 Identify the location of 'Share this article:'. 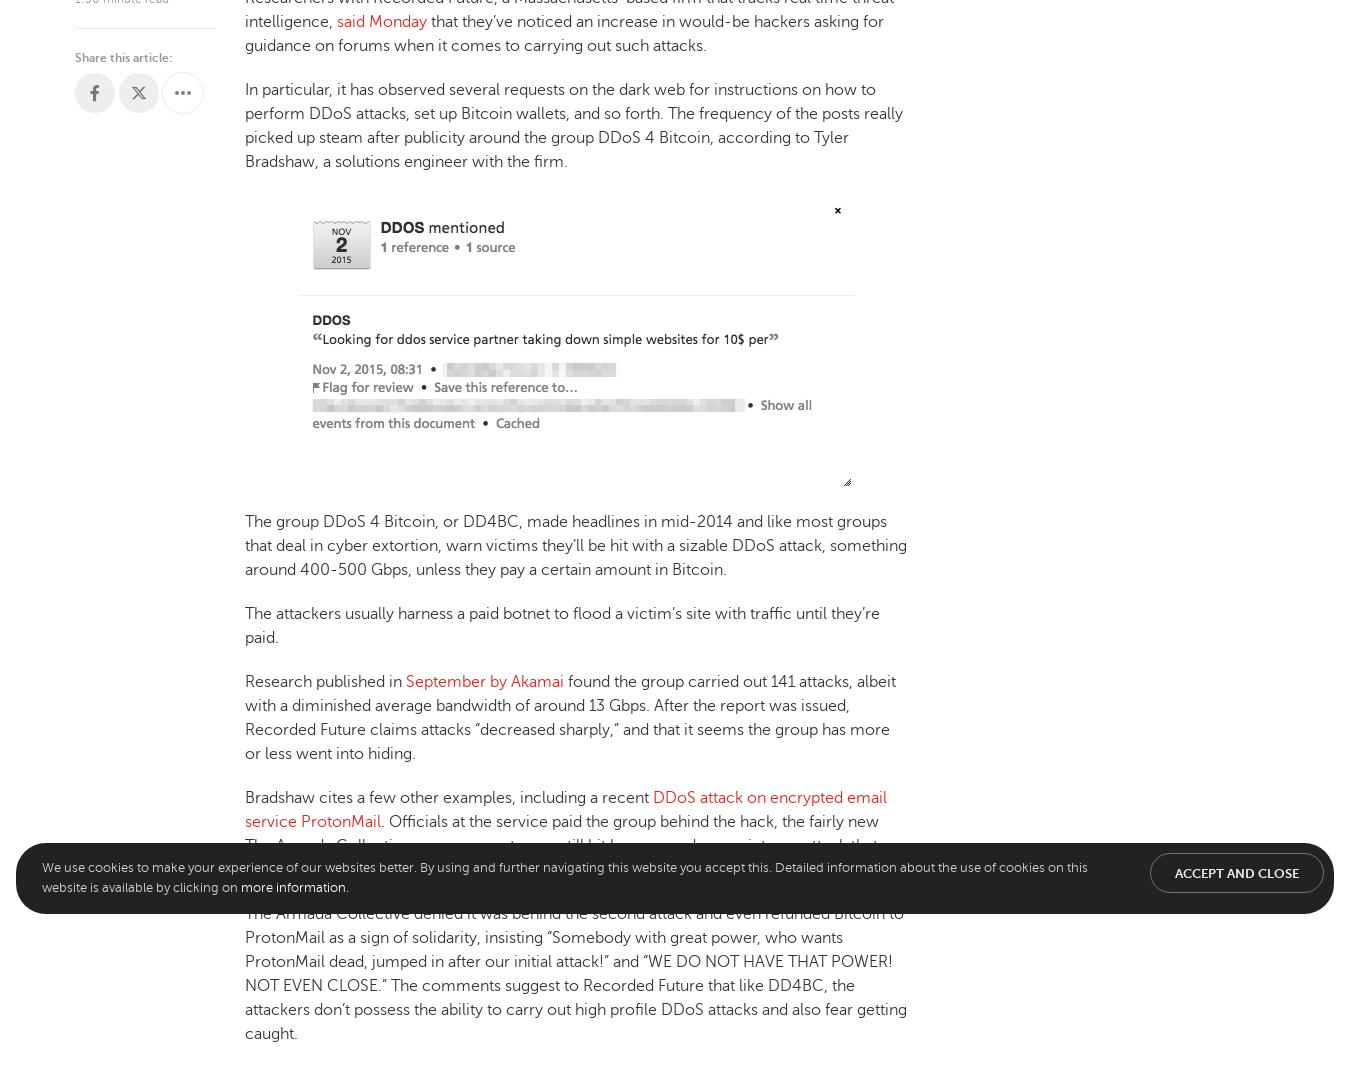
(123, 56).